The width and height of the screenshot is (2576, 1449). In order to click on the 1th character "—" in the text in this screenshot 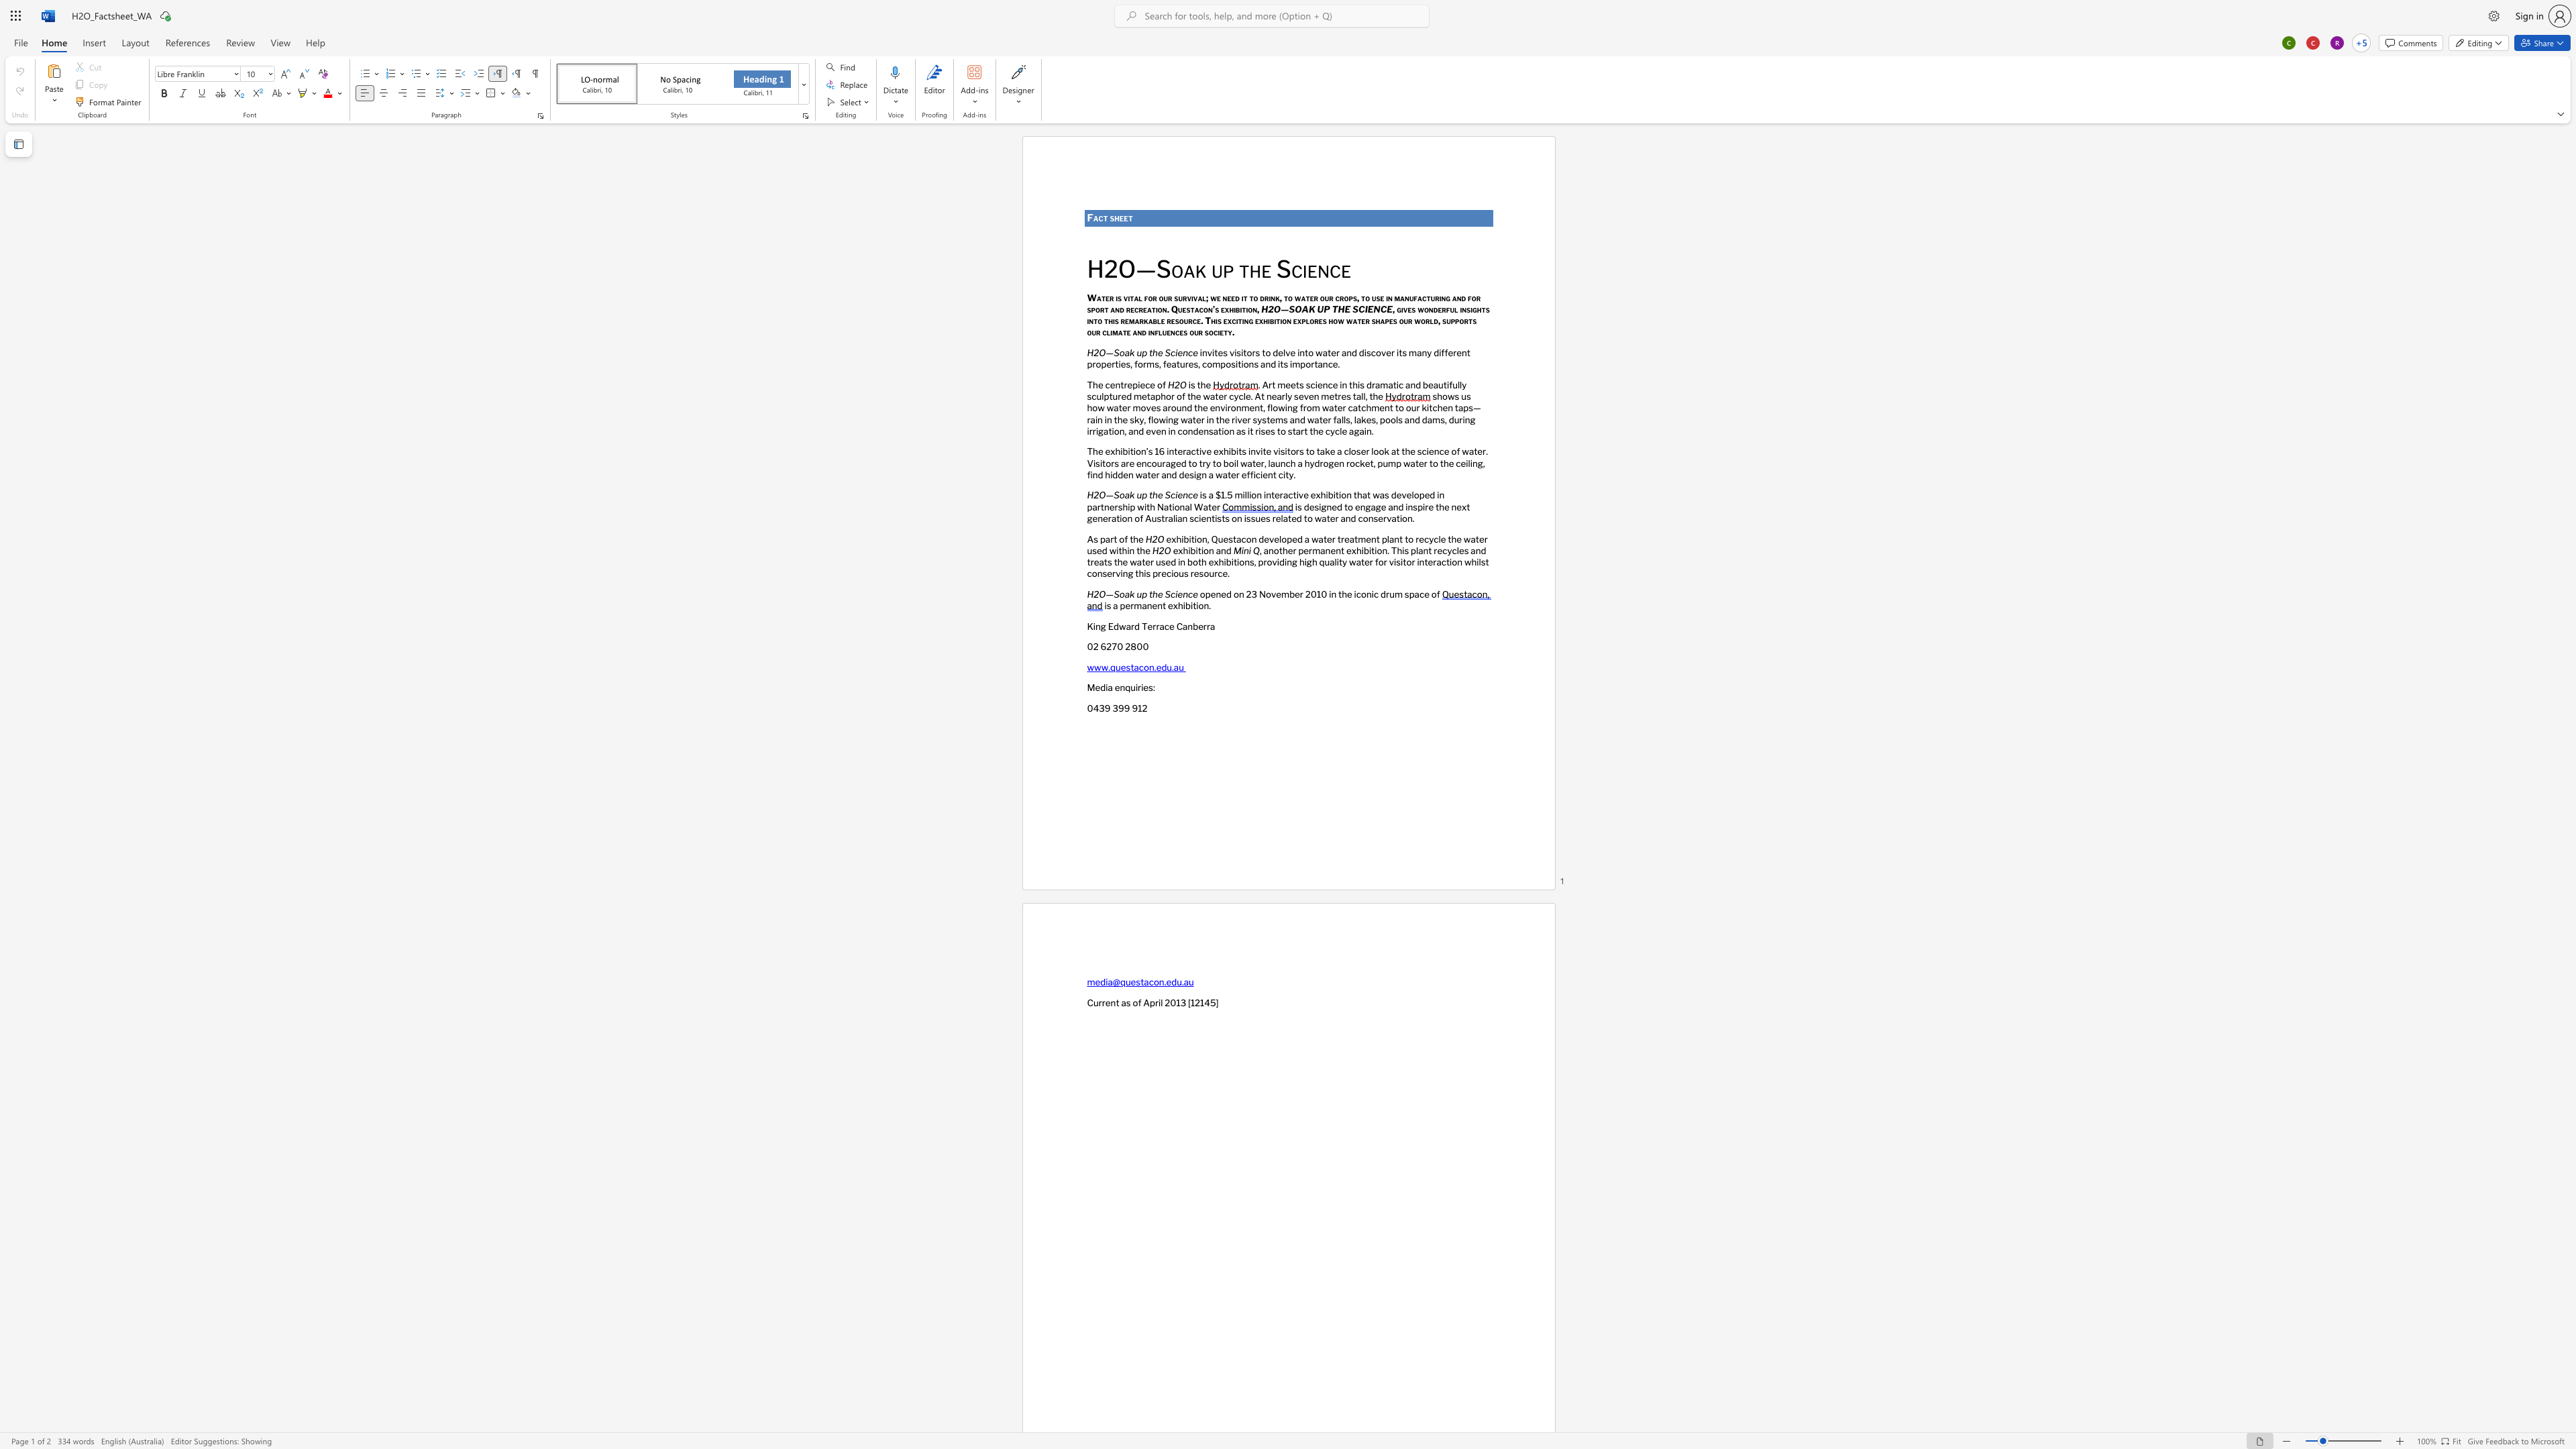, I will do `click(1110, 494)`.